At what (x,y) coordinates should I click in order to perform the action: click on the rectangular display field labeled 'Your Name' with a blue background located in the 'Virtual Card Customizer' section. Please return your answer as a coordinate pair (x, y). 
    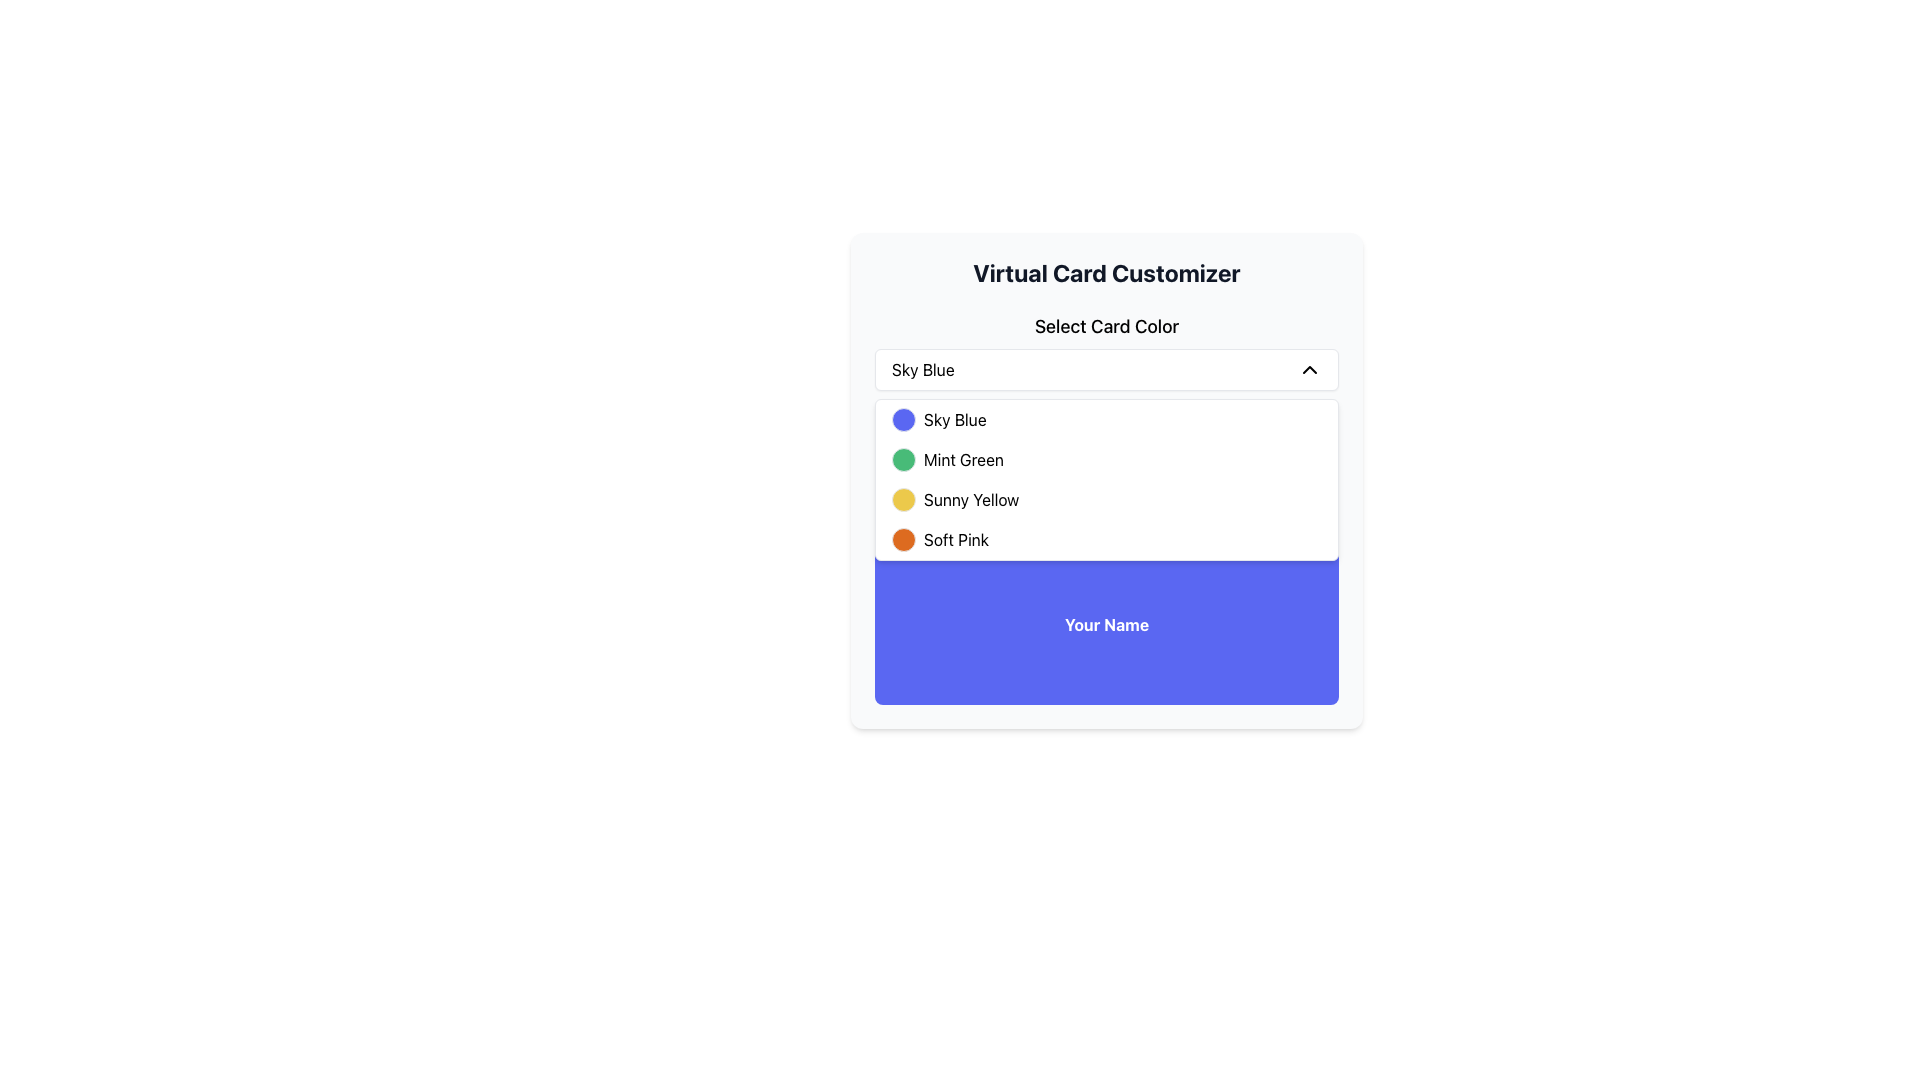
    Looking at the image, I should click on (1106, 605).